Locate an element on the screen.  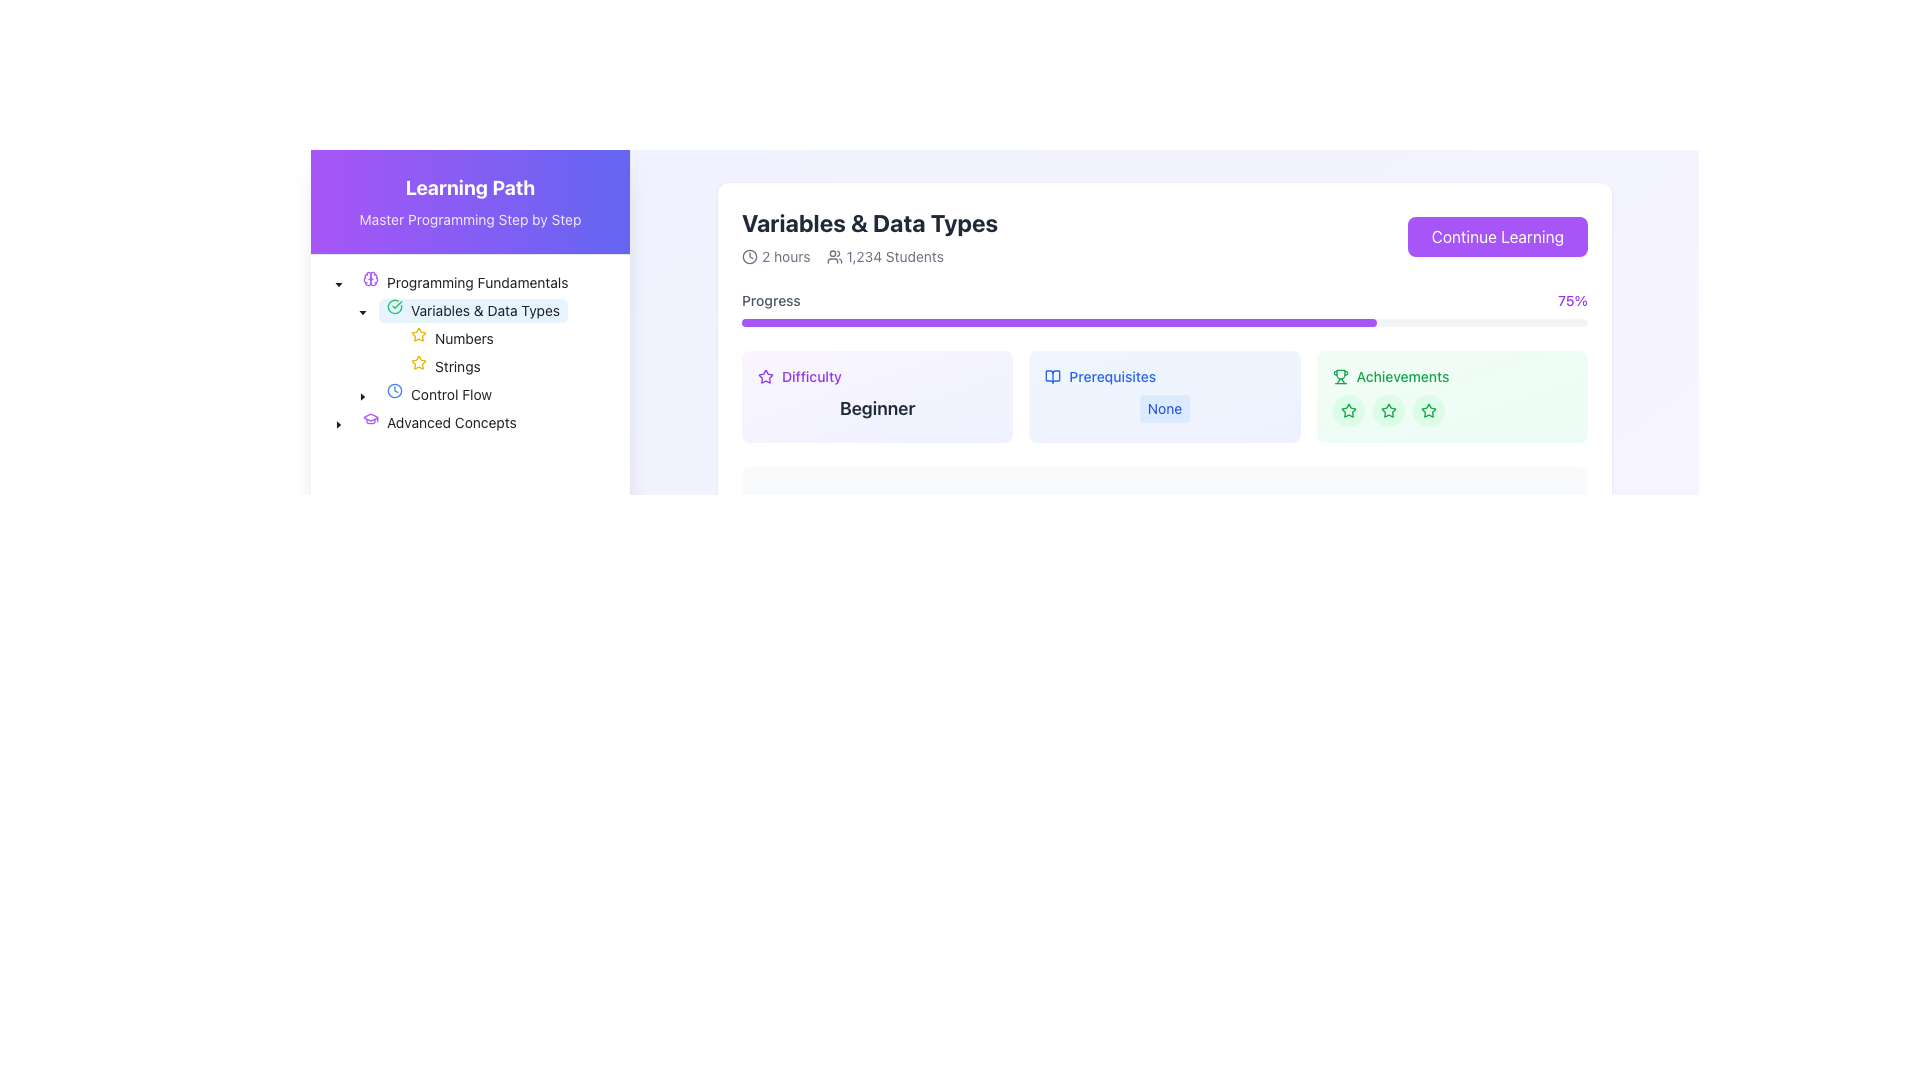
the 'Achievements' text label, which is styled in green and conveys importance is located at coordinates (1402, 377).